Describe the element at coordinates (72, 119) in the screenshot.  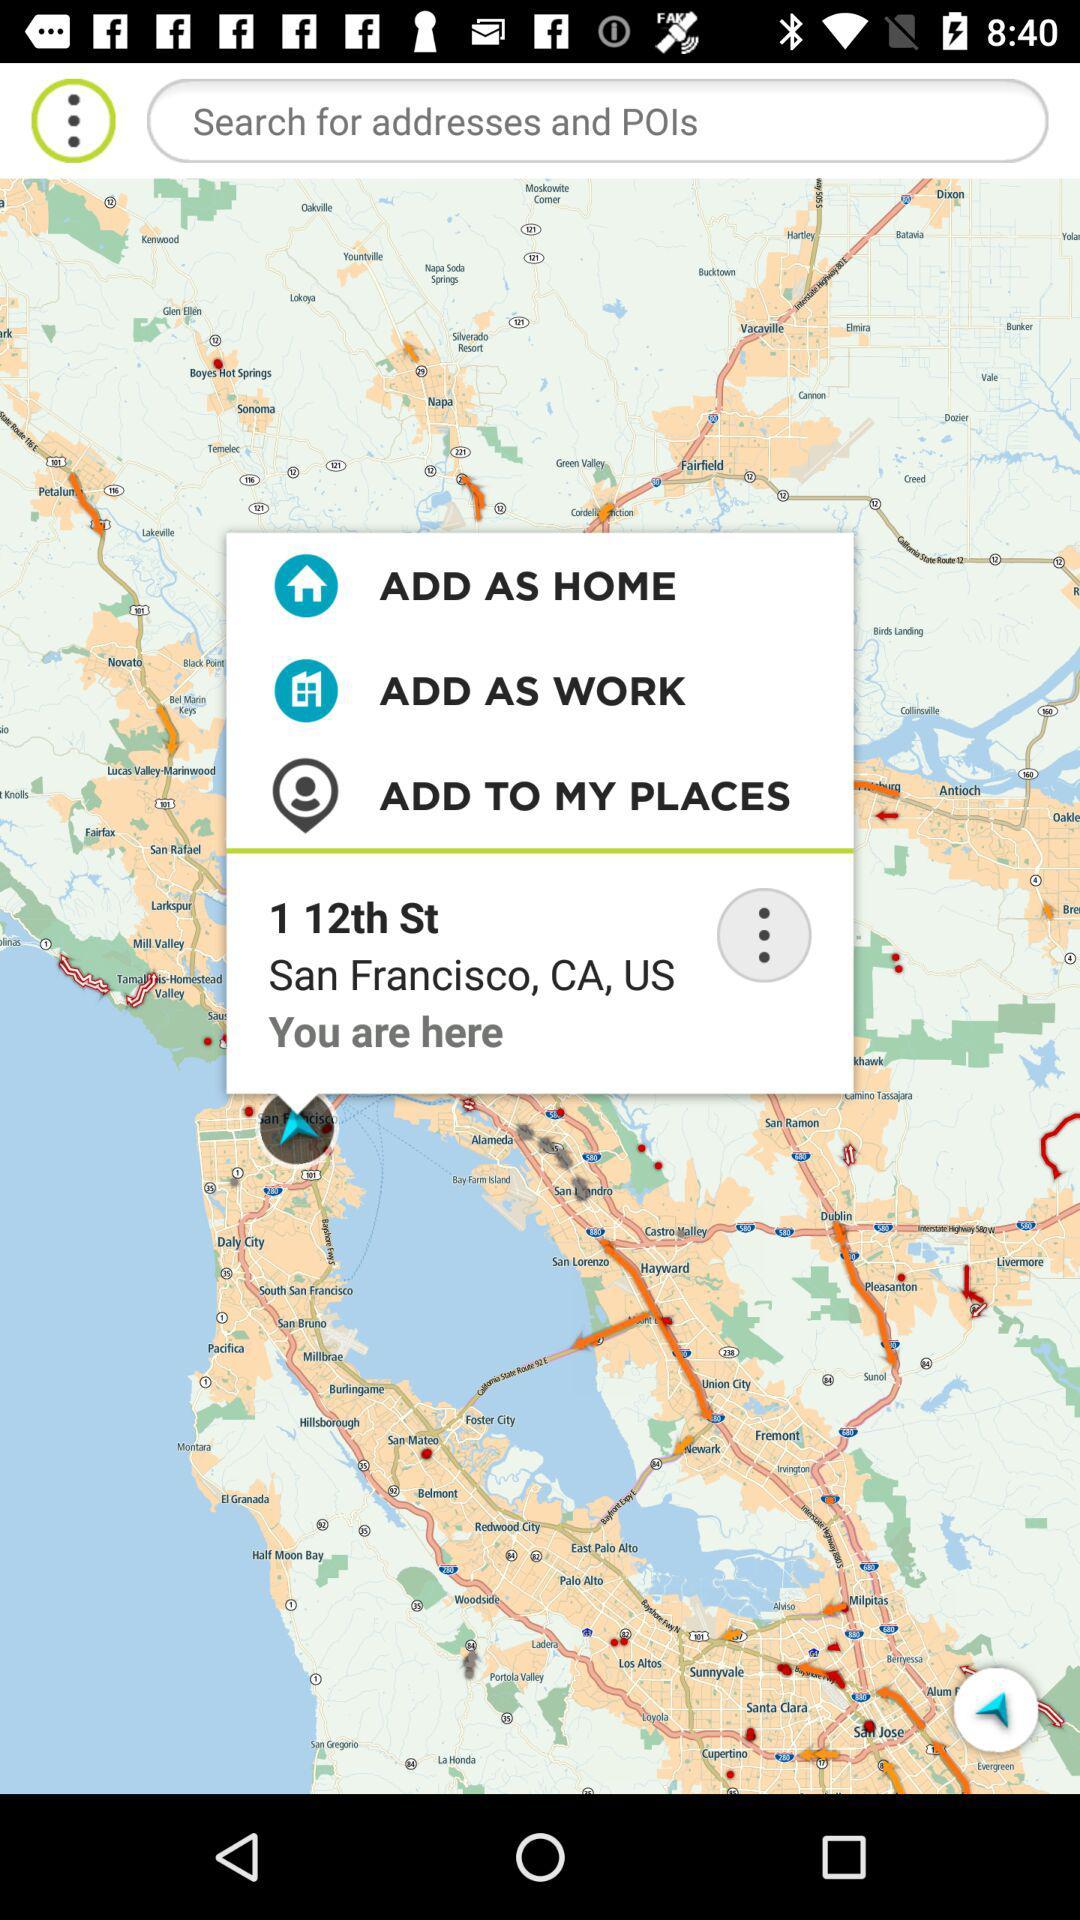
I see `menu dropdown` at that location.